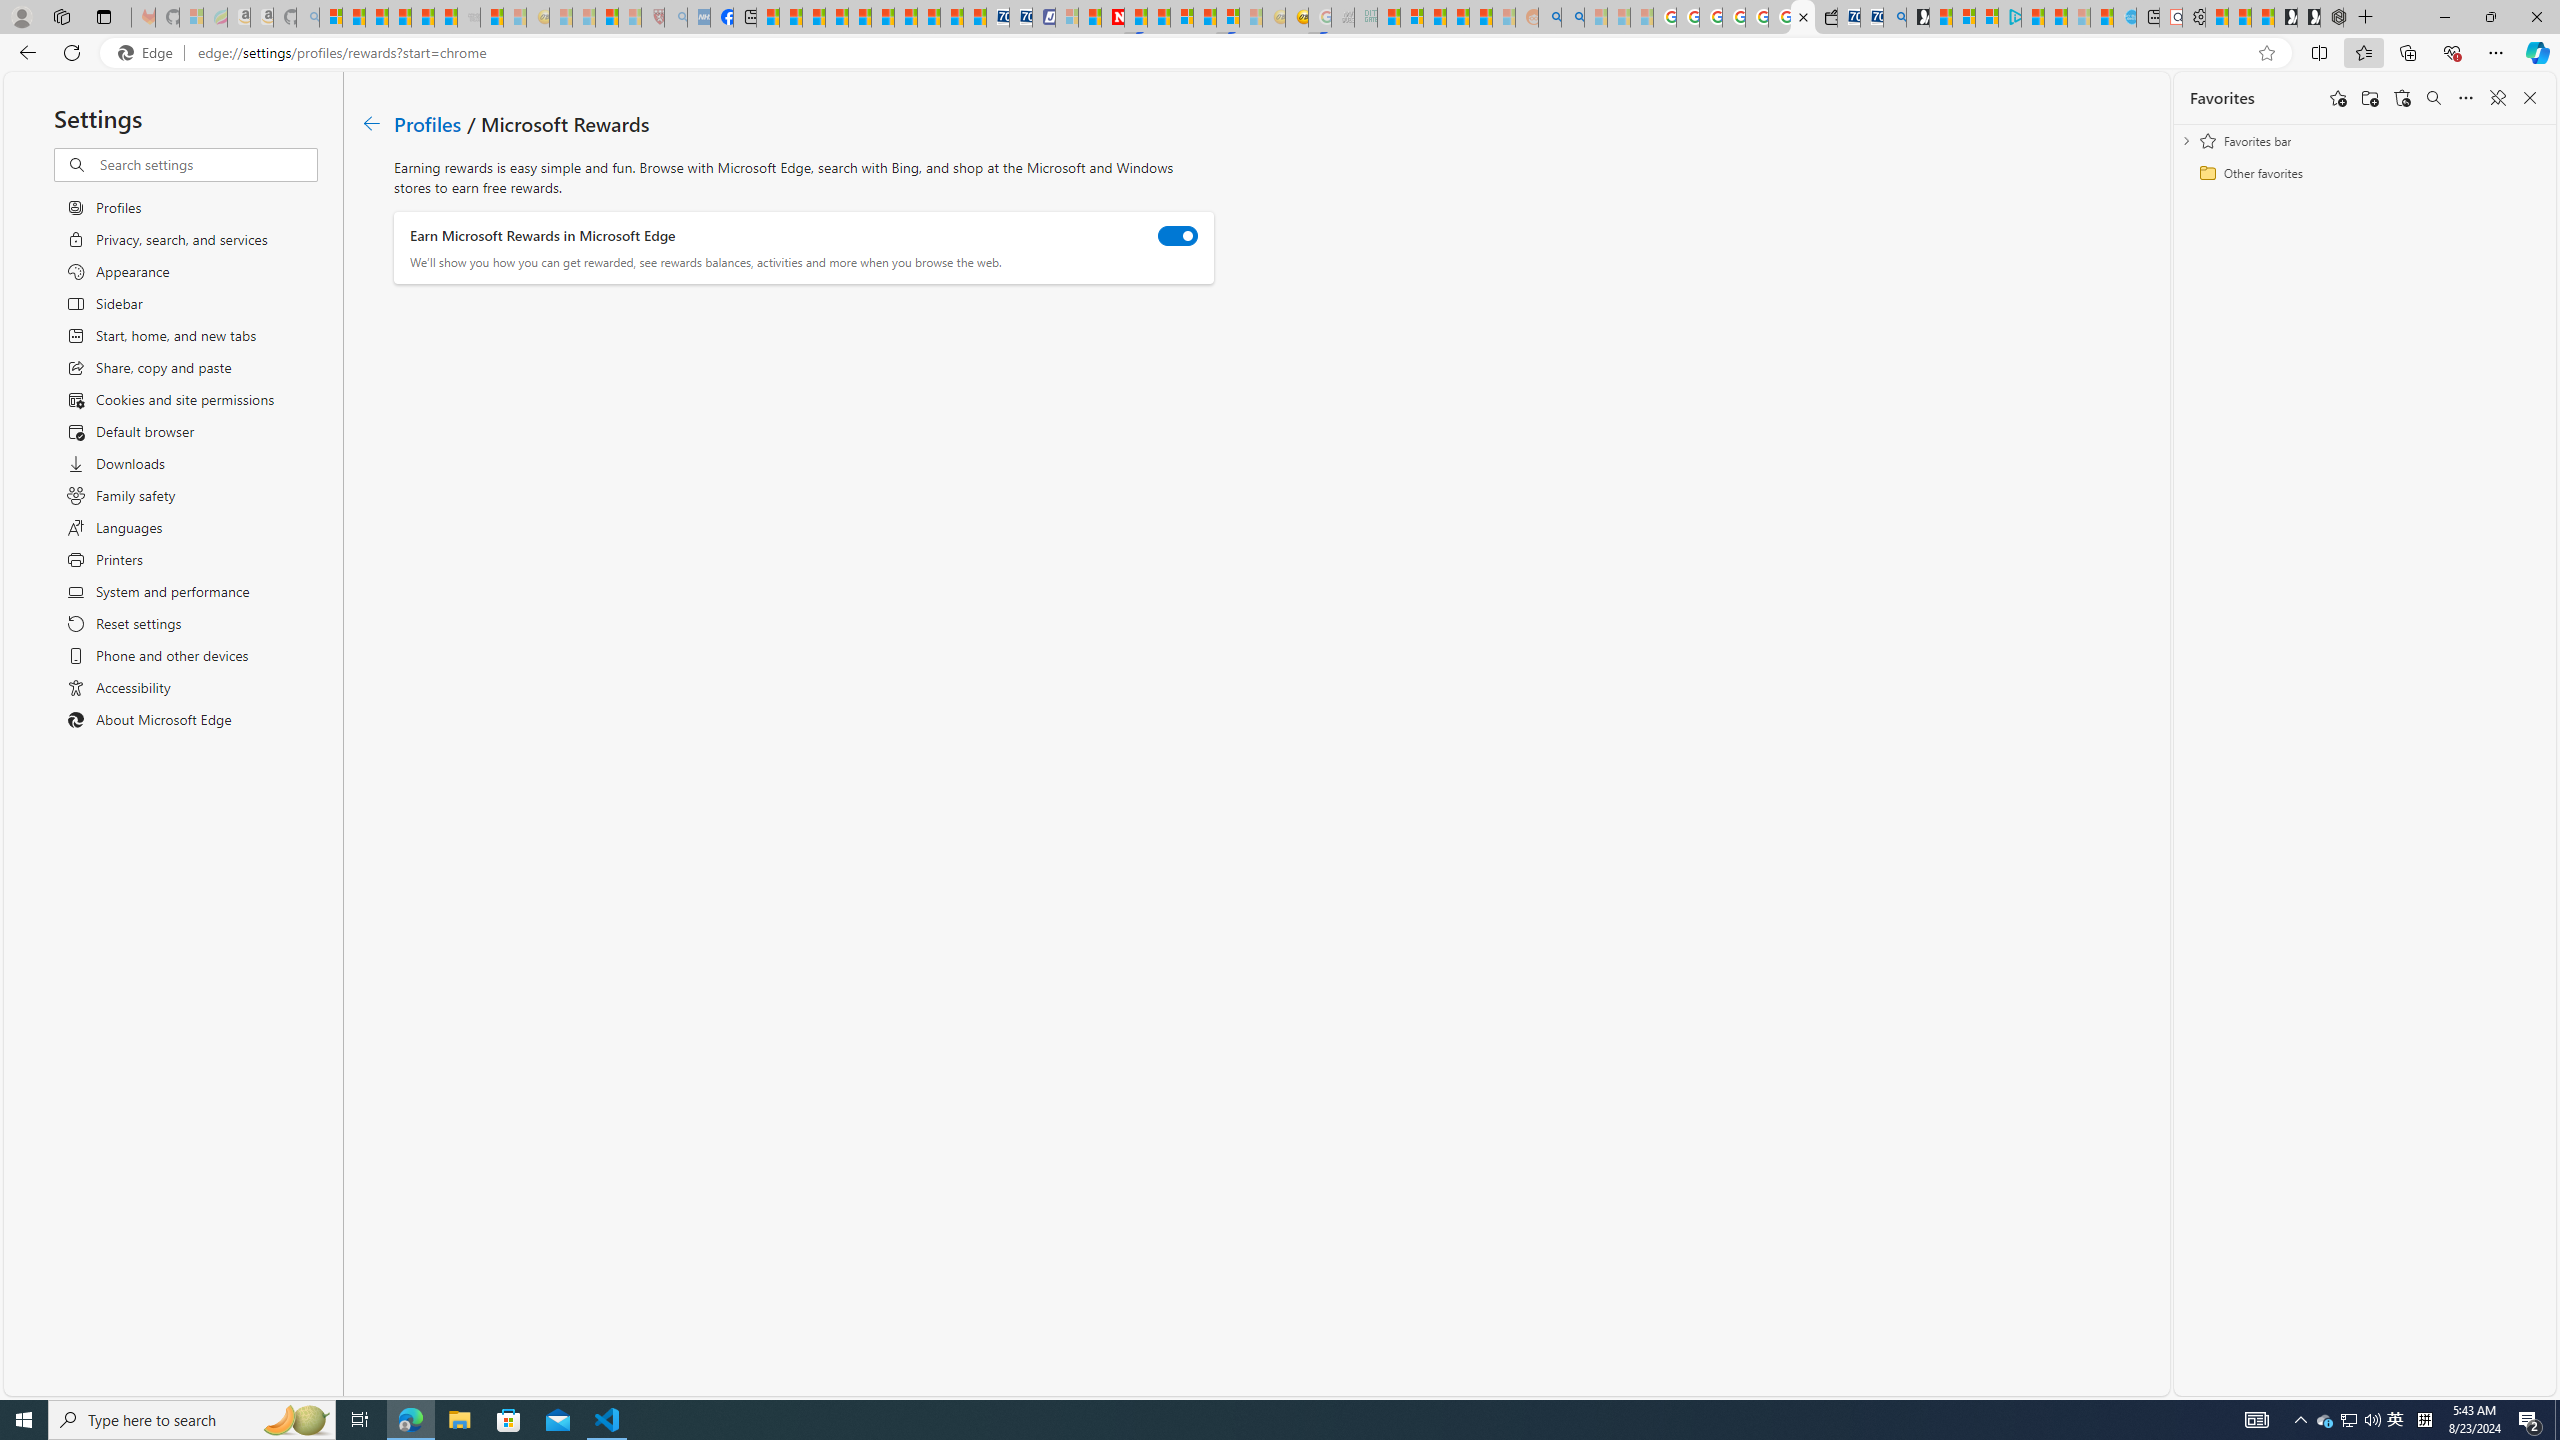 The width and height of the screenshot is (2560, 1440). Describe the element at coordinates (2308, 16) in the screenshot. I see `'Play Free Online Games | Games from Microsoft Start'` at that location.